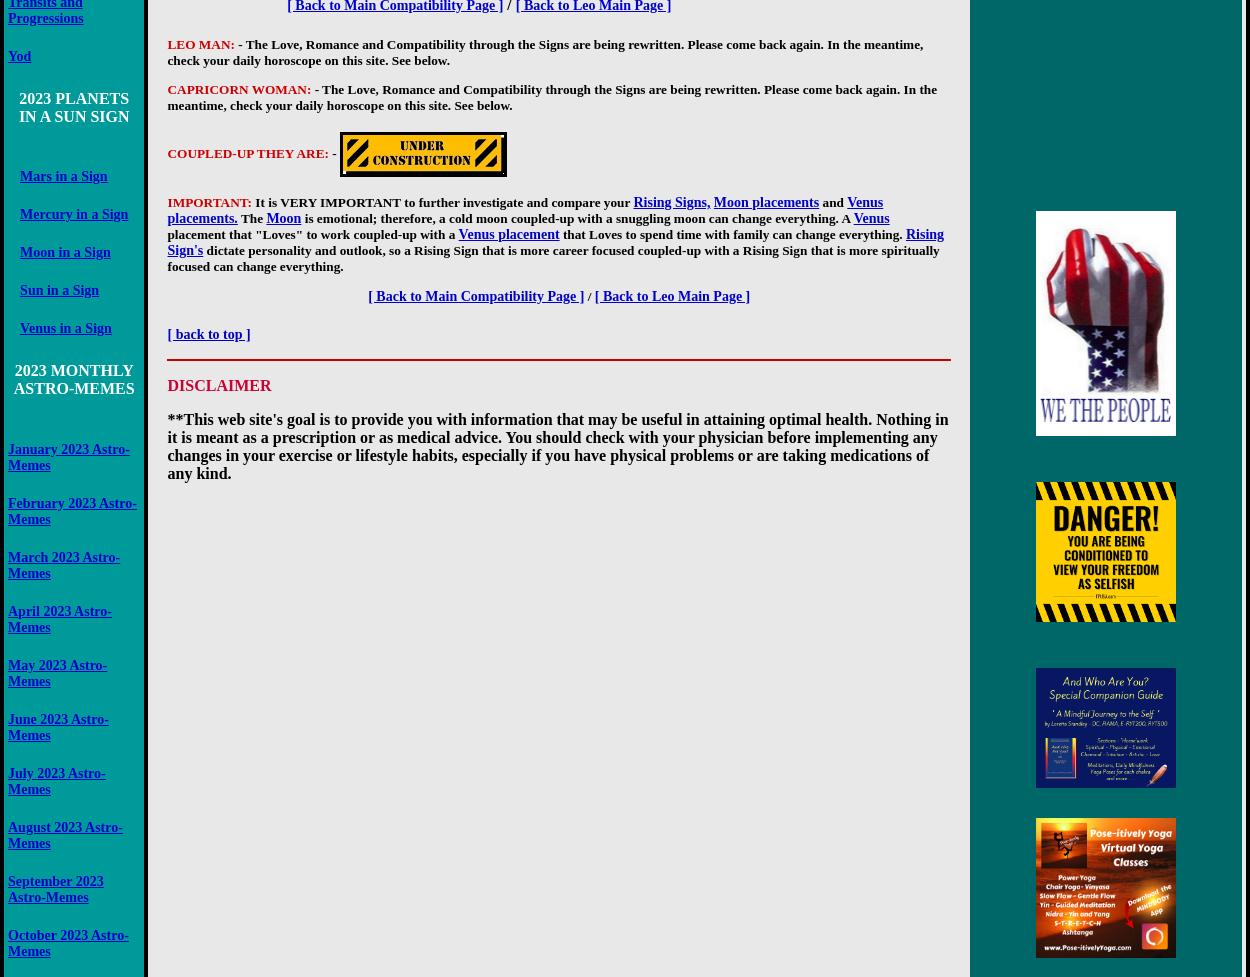 The image size is (1250, 977). What do you see at coordinates (57, 726) in the screenshot?
I see `'June 2023 Astro-Memes'` at bounding box center [57, 726].